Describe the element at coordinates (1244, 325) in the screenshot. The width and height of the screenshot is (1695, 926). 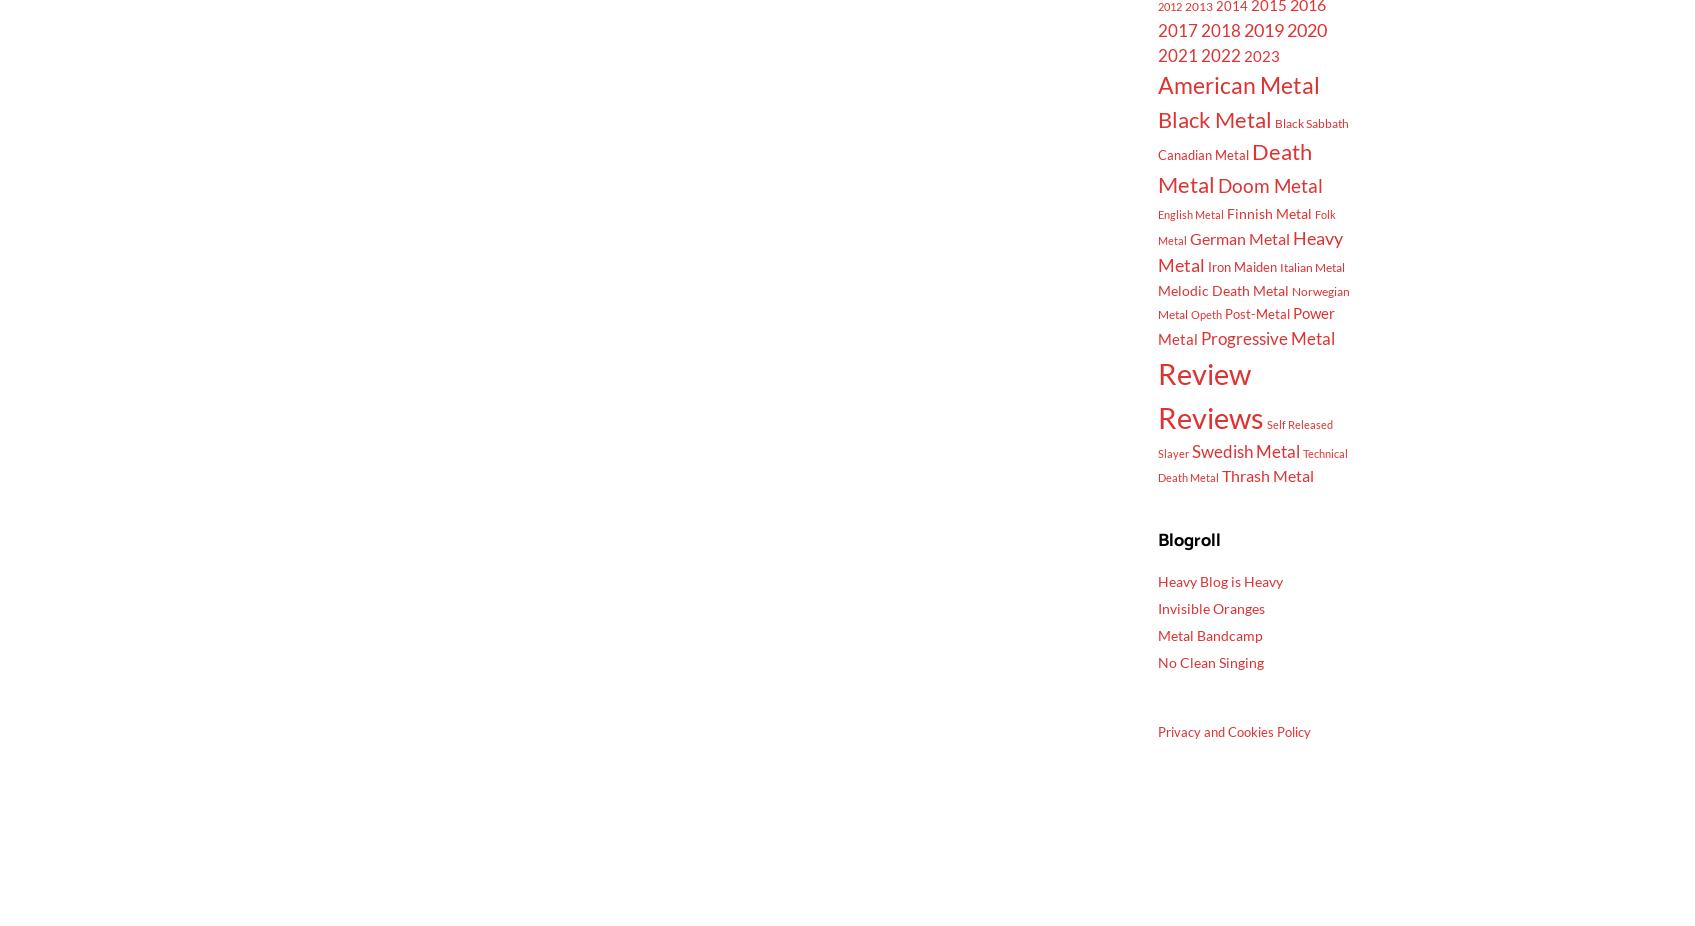
I see `'Power Metal'` at that location.